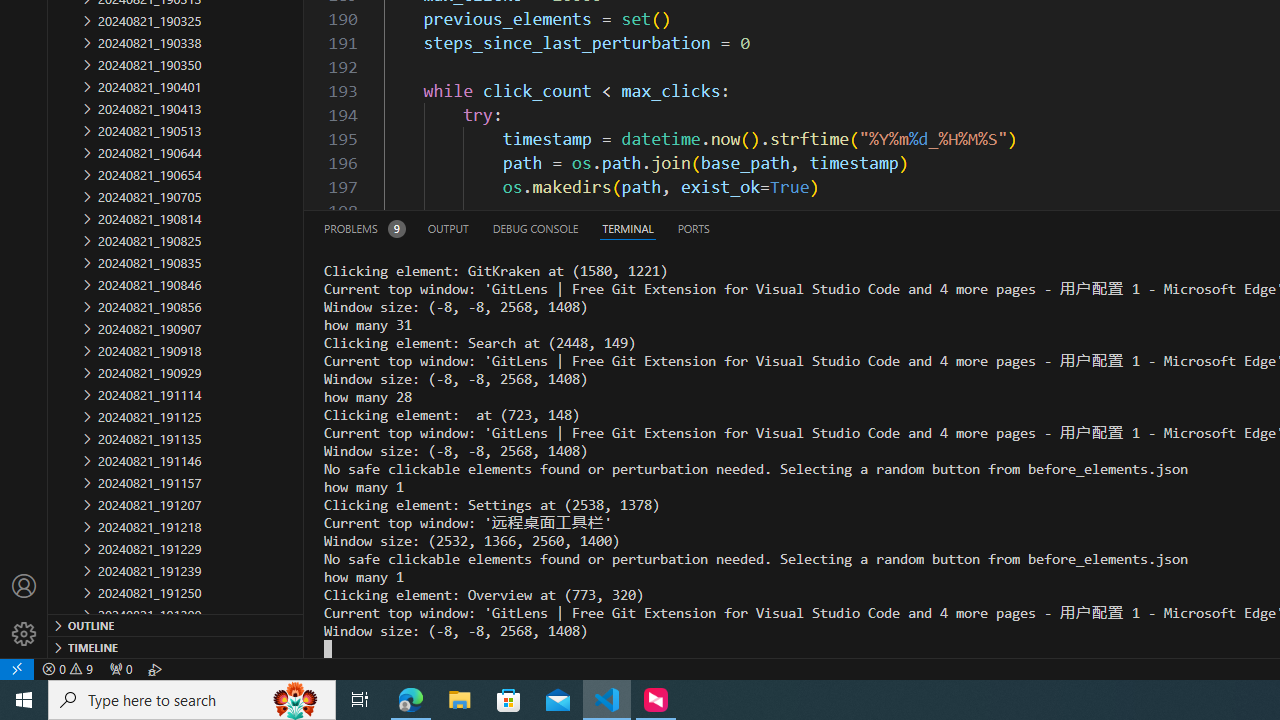 The image size is (1280, 720). Describe the element at coordinates (24, 585) in the screenshot. I see `'Accounts'` at that location.